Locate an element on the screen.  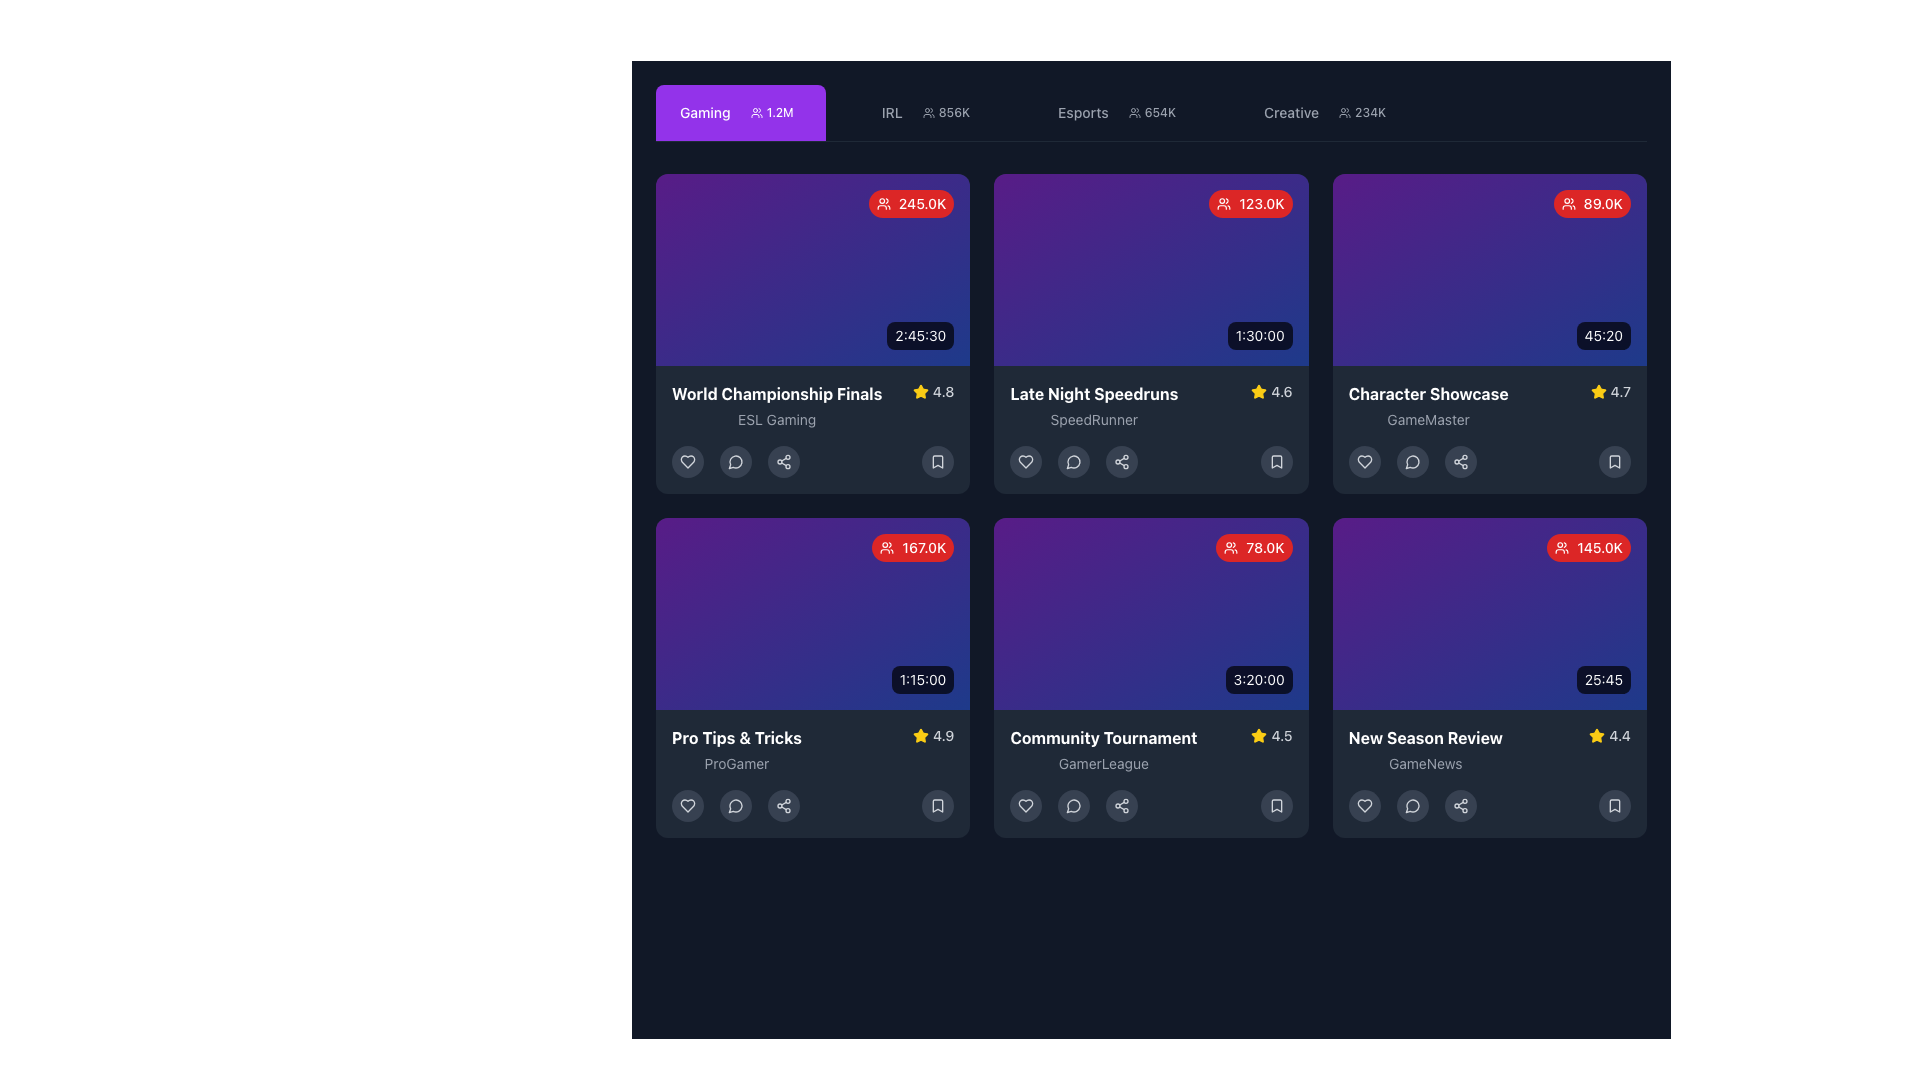
value displayed in the text label showing '145.0K' in white font on a red background, located in the top-right corner of the lower-right card is located at coordinates (1600, 547).